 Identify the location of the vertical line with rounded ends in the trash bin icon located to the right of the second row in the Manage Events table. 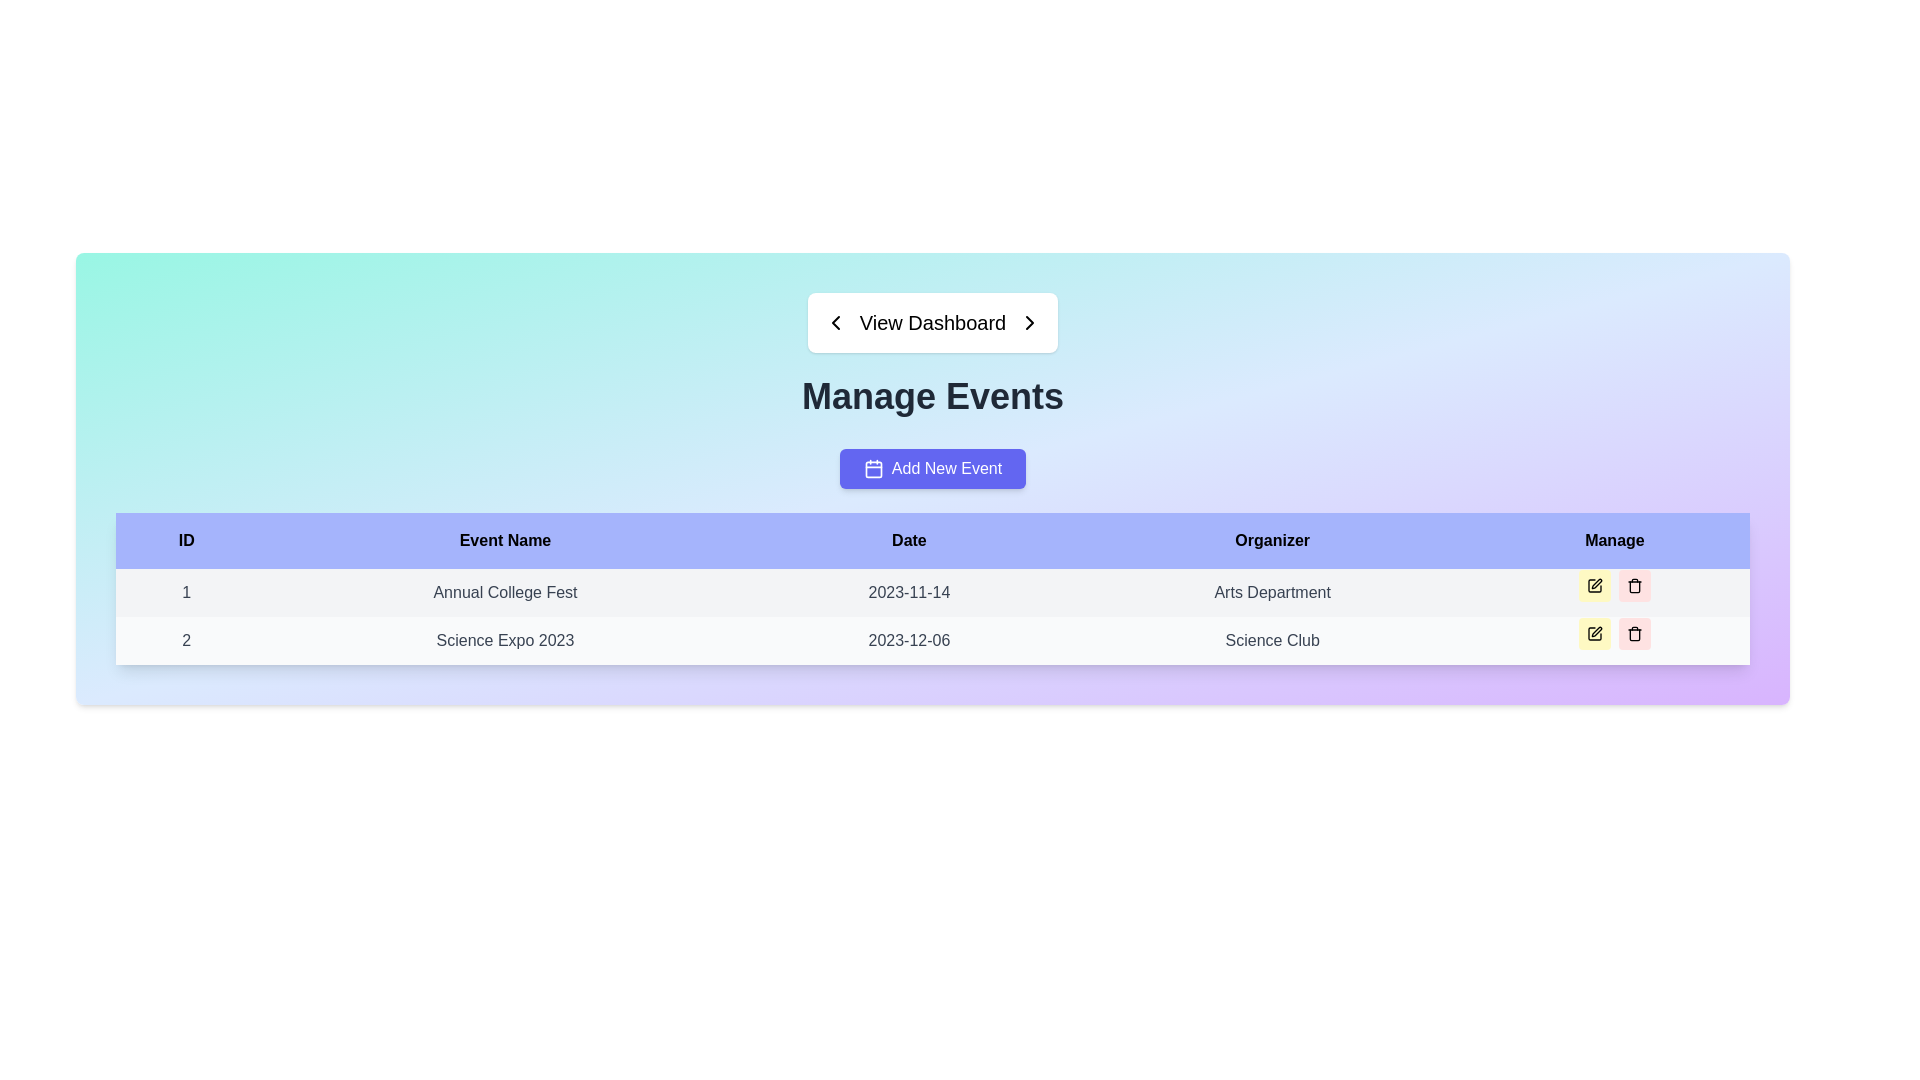
(1634, 635).